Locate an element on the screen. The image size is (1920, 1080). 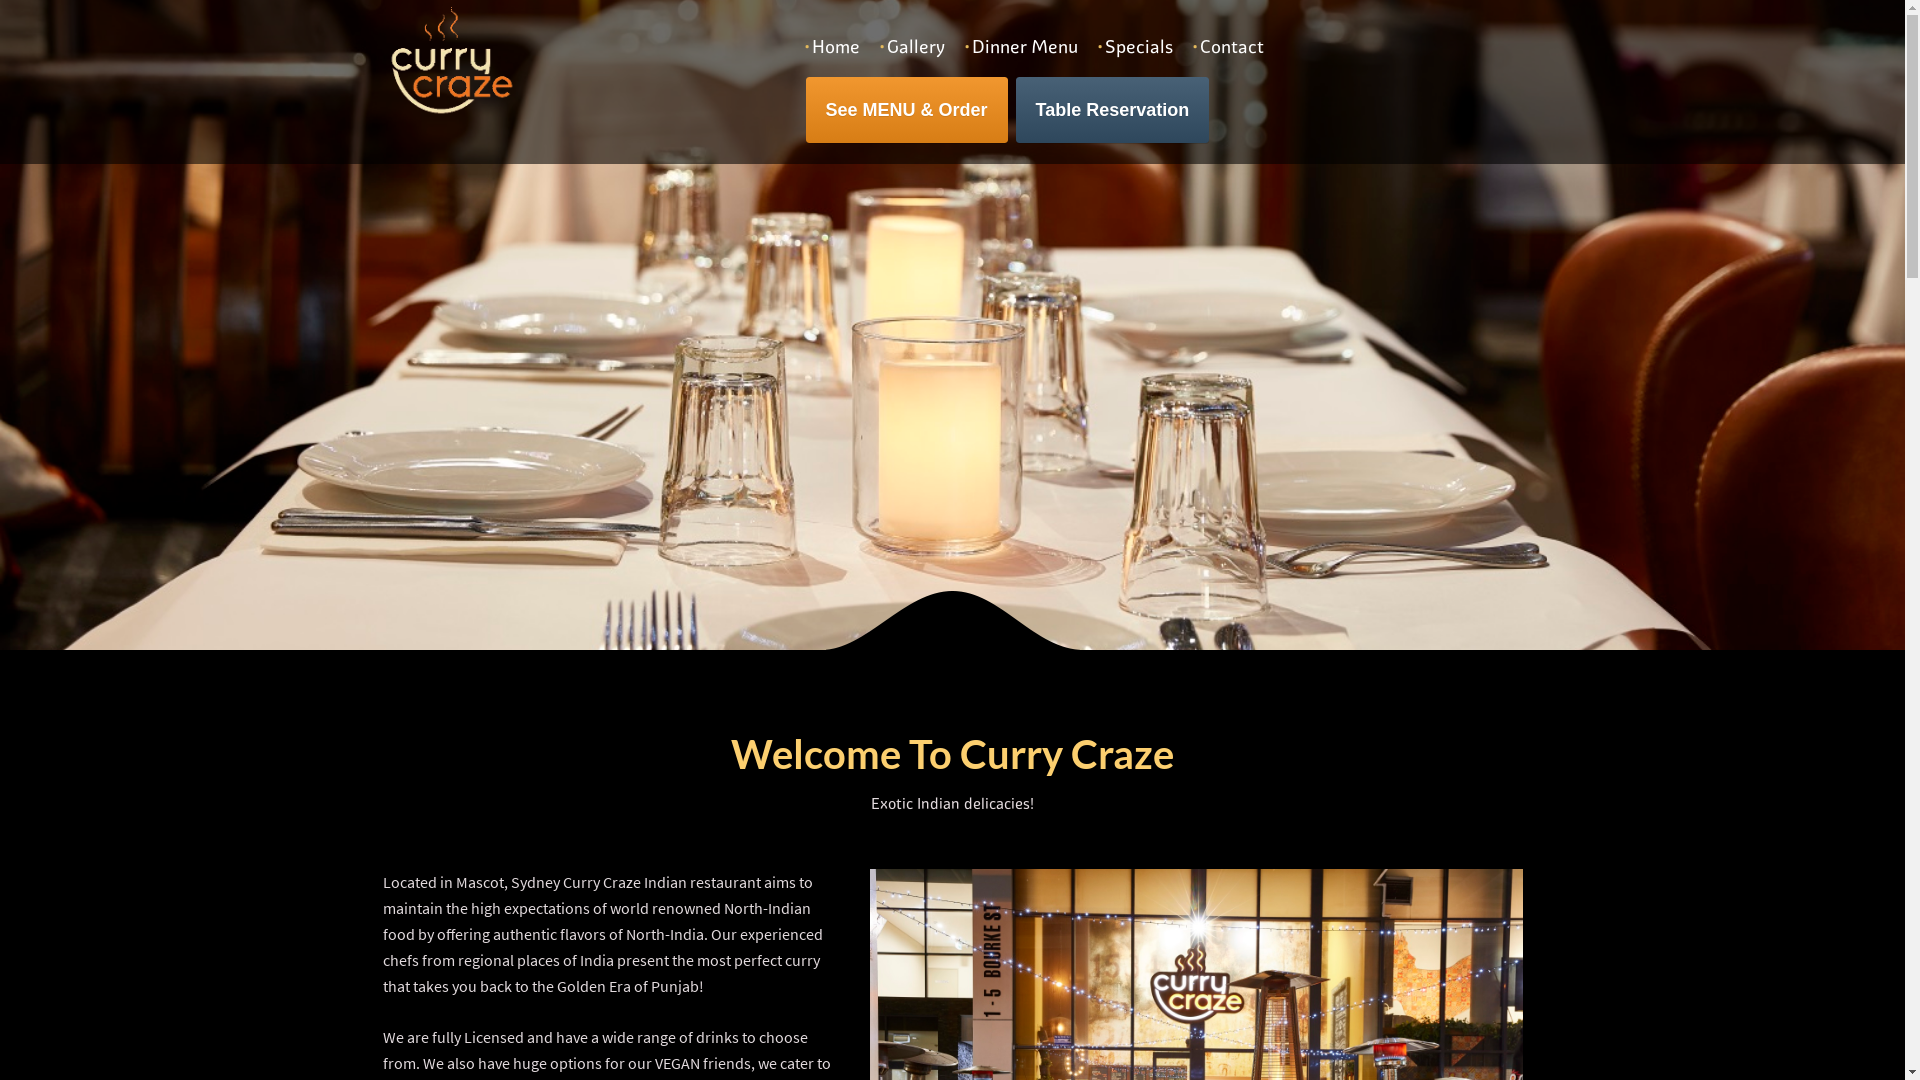
'Specials' is located at coordinates (1133, 45).